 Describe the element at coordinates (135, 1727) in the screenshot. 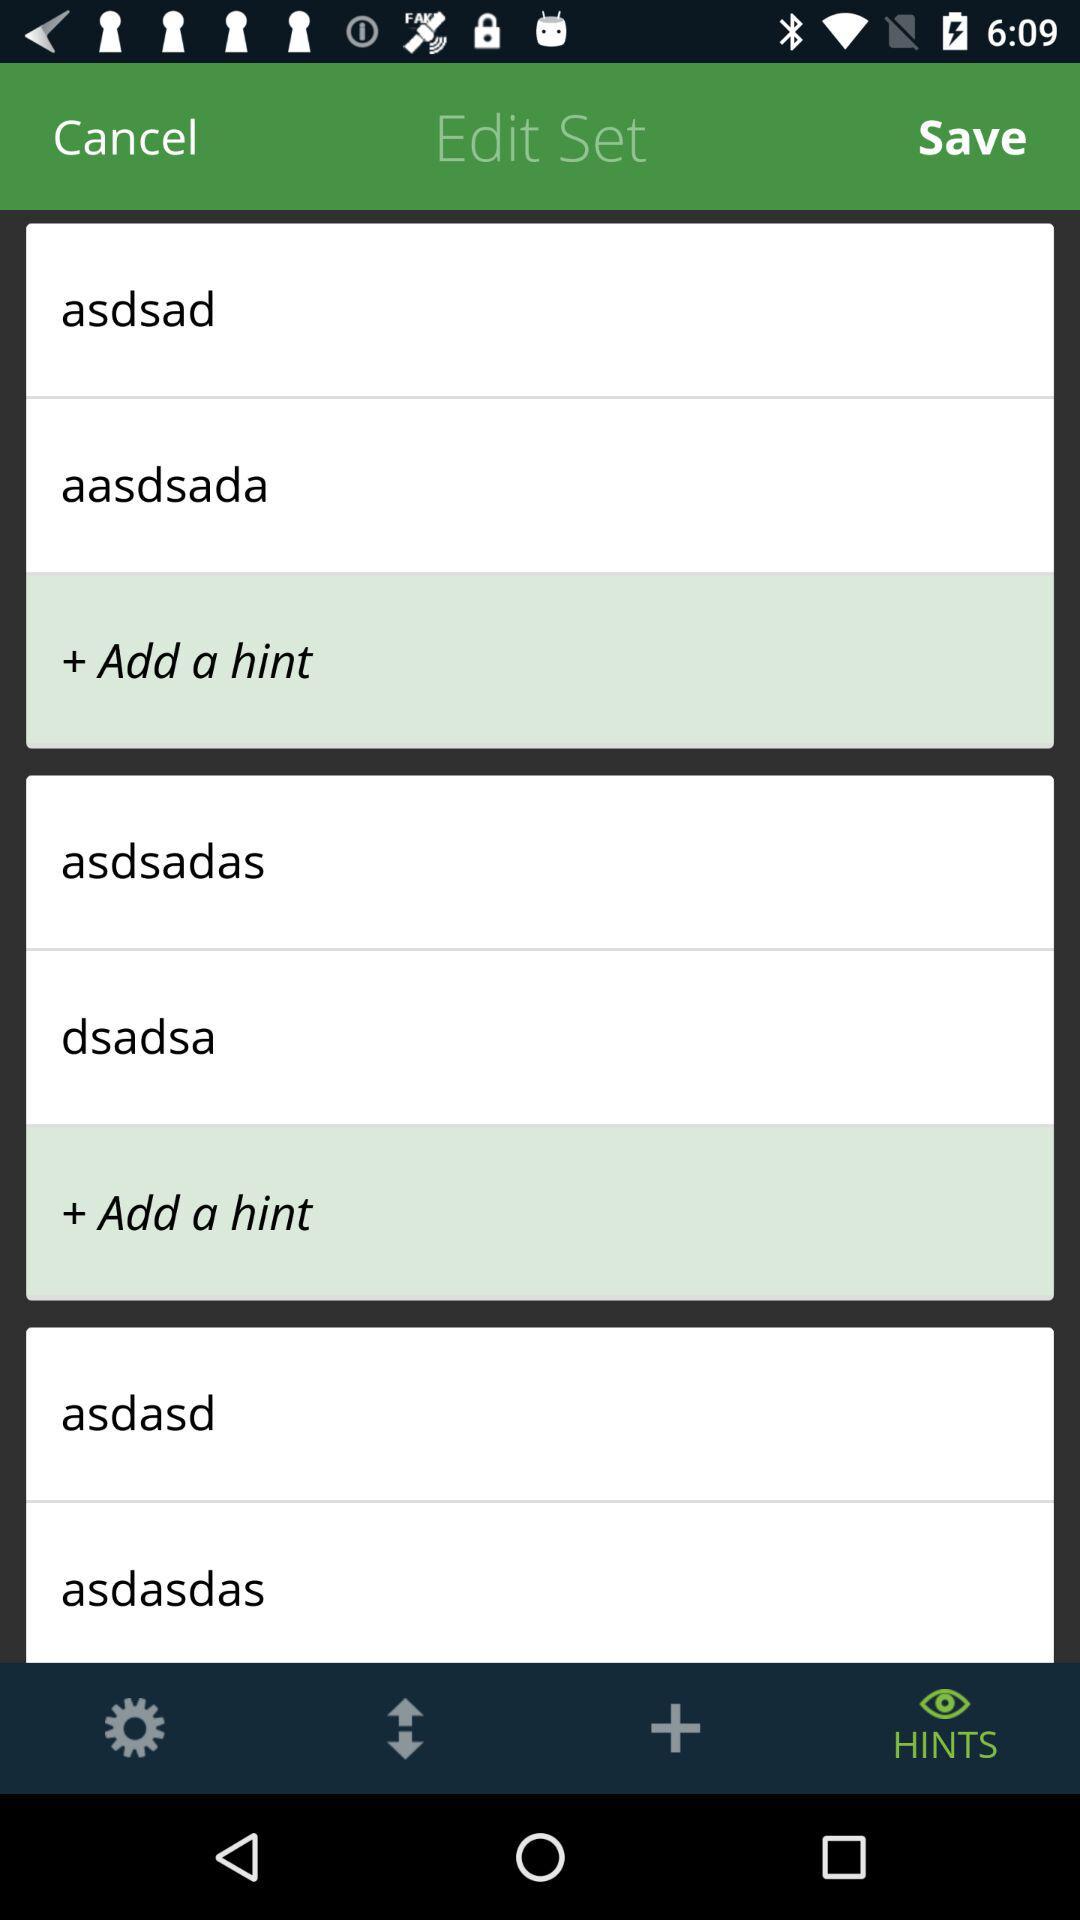

I see `settings` at that location.